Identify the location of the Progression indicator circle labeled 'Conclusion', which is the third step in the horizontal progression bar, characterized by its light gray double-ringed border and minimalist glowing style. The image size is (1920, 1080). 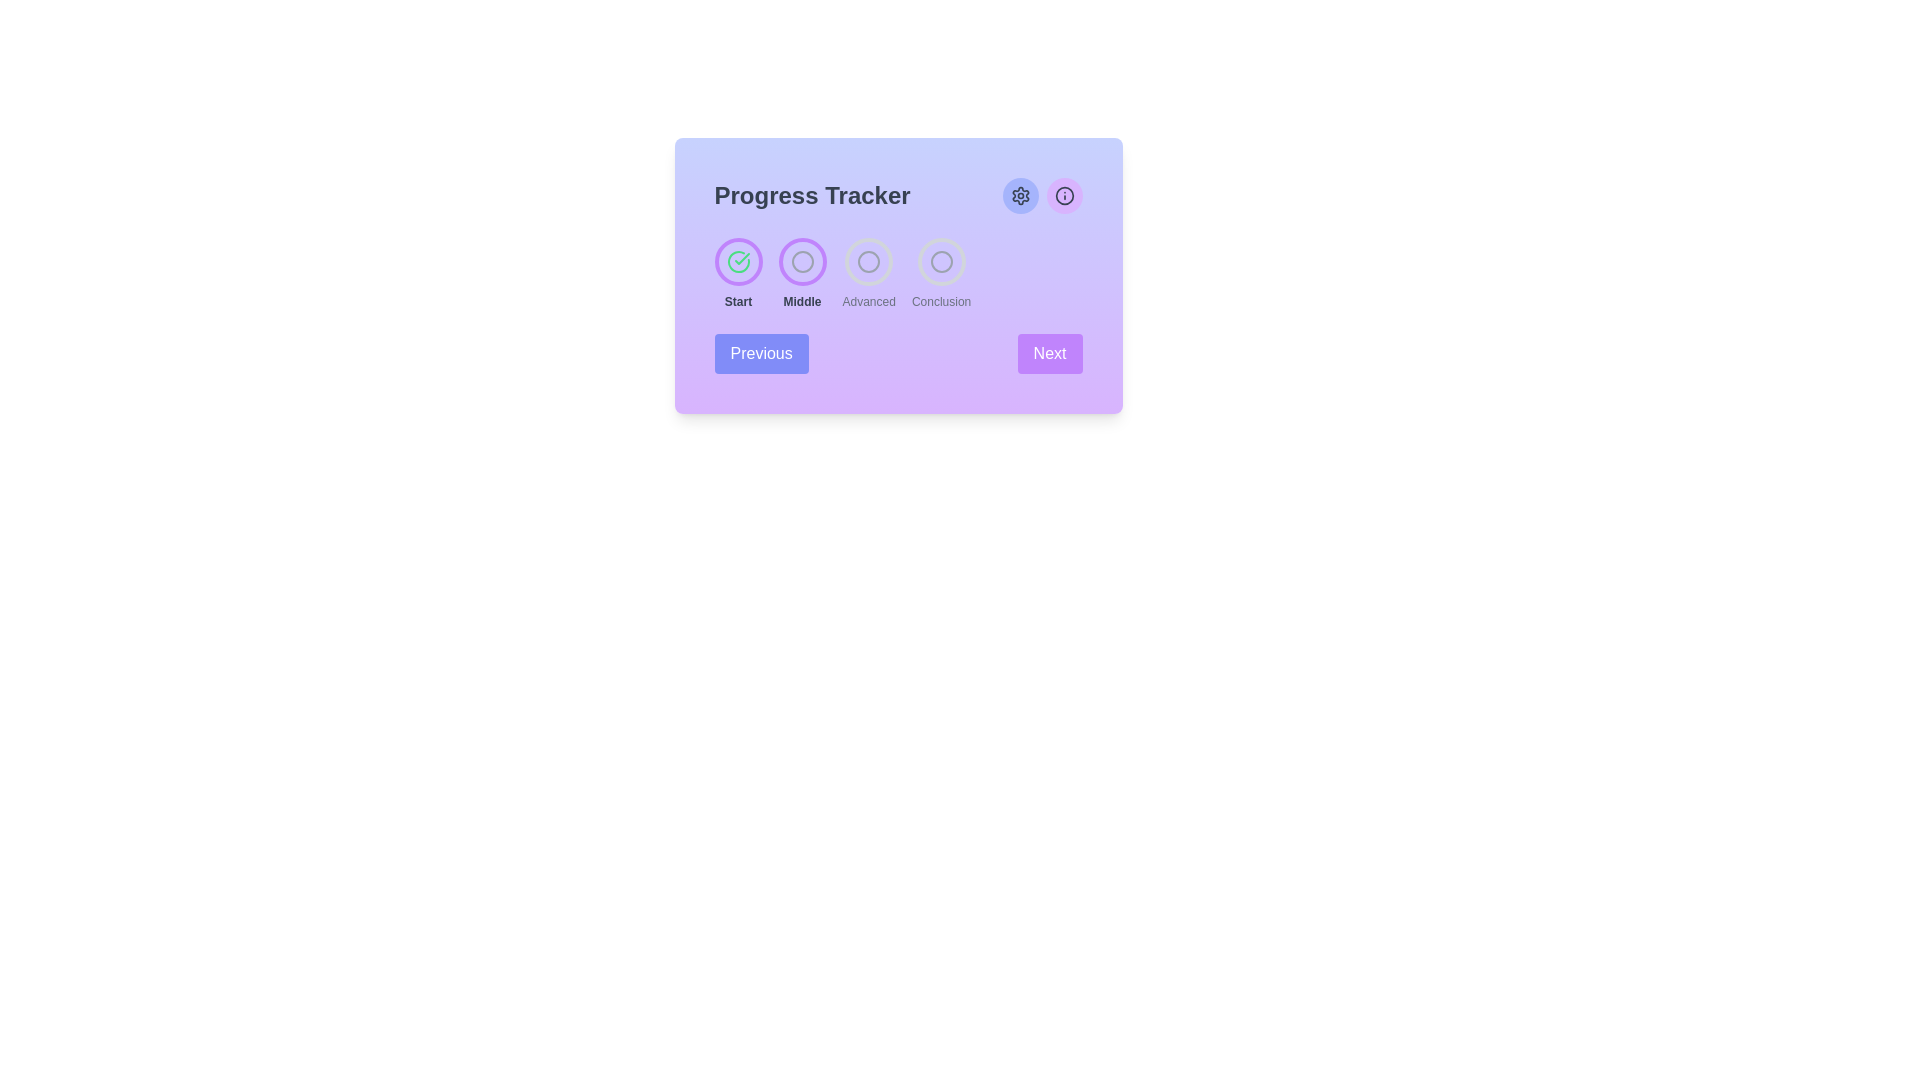
(940, 261).